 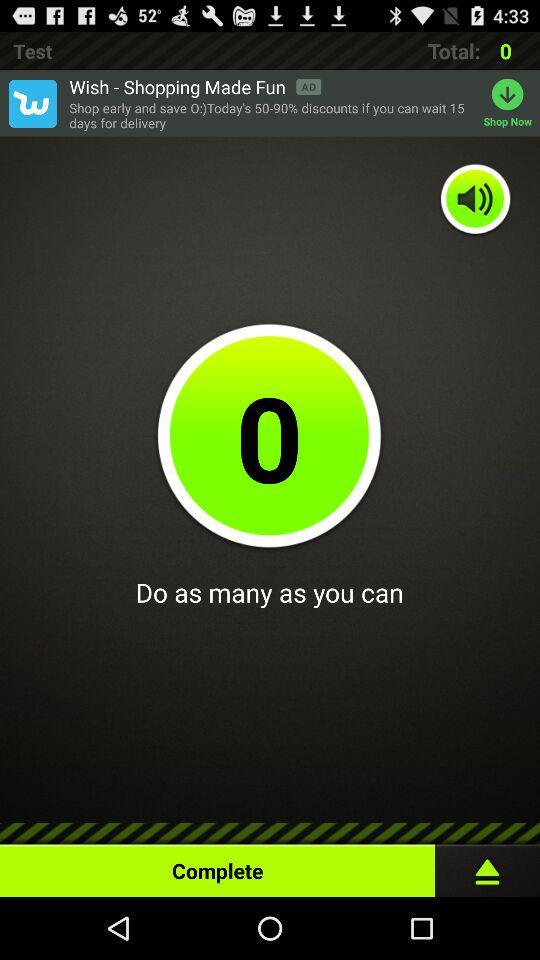 I want to click on item next to the complete, so click(x=486, y=865).